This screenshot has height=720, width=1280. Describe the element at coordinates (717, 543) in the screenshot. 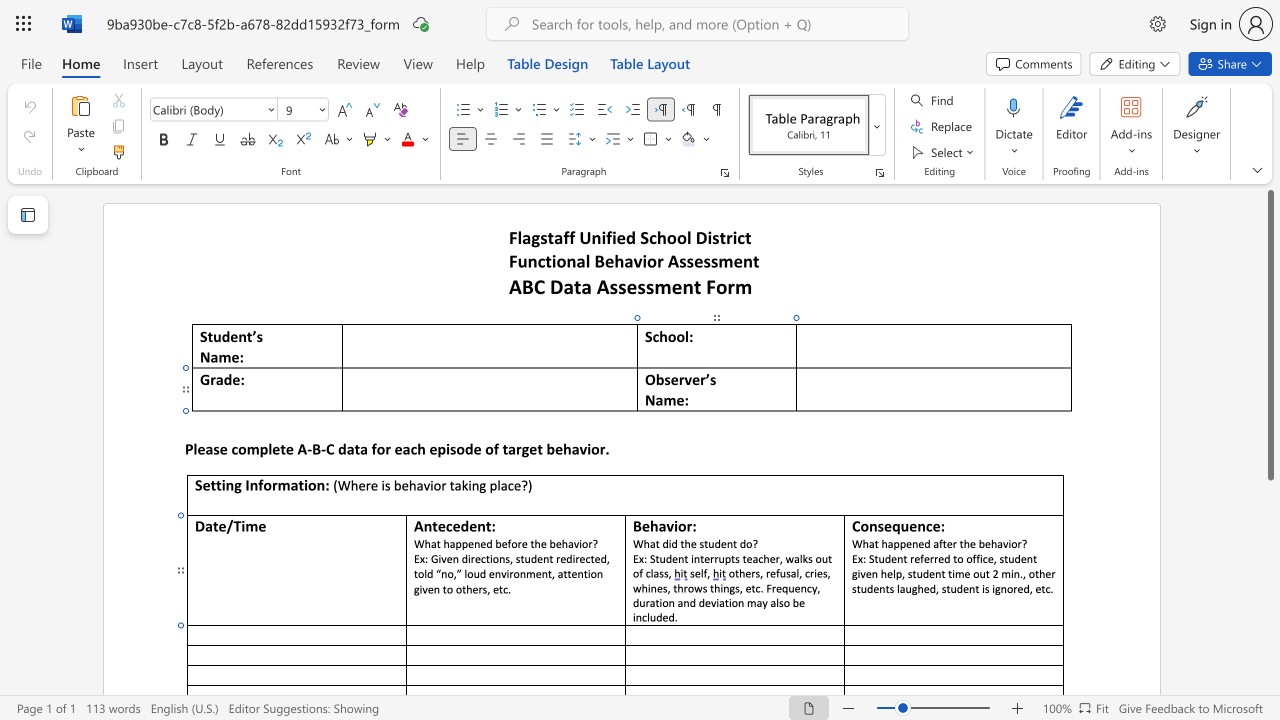

I see `the 3th character "d" in the text` at that location.